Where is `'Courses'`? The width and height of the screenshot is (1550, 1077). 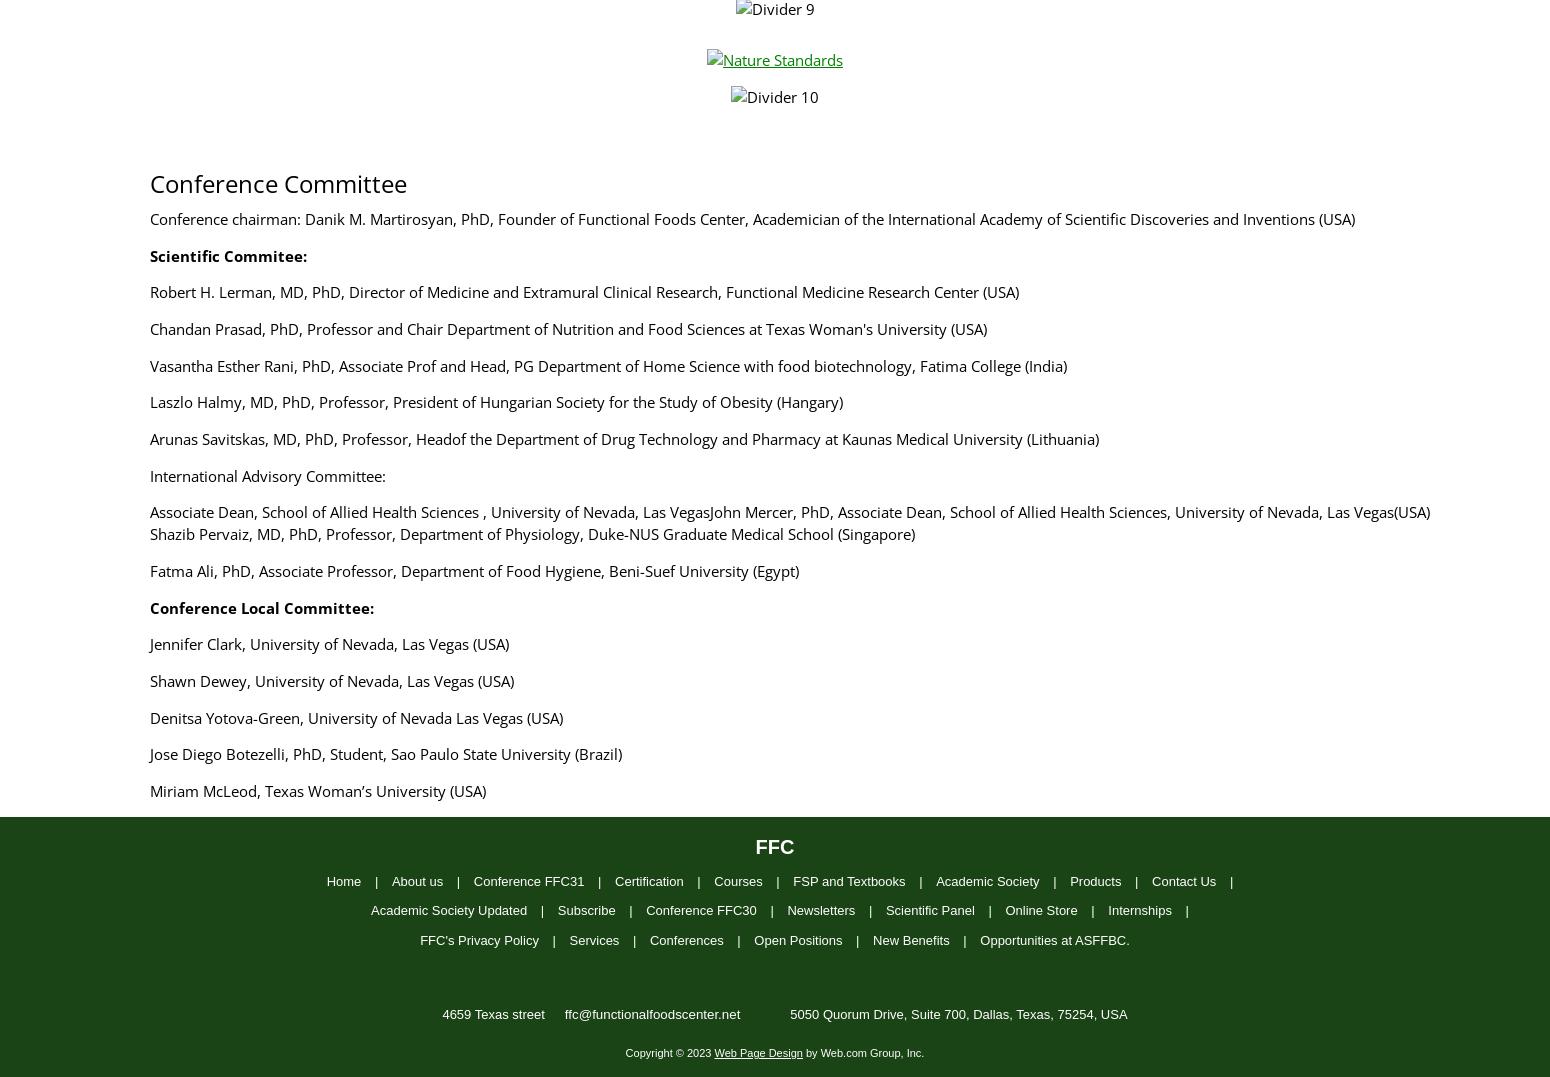
'Courses' is located at coordinates (737, 880).